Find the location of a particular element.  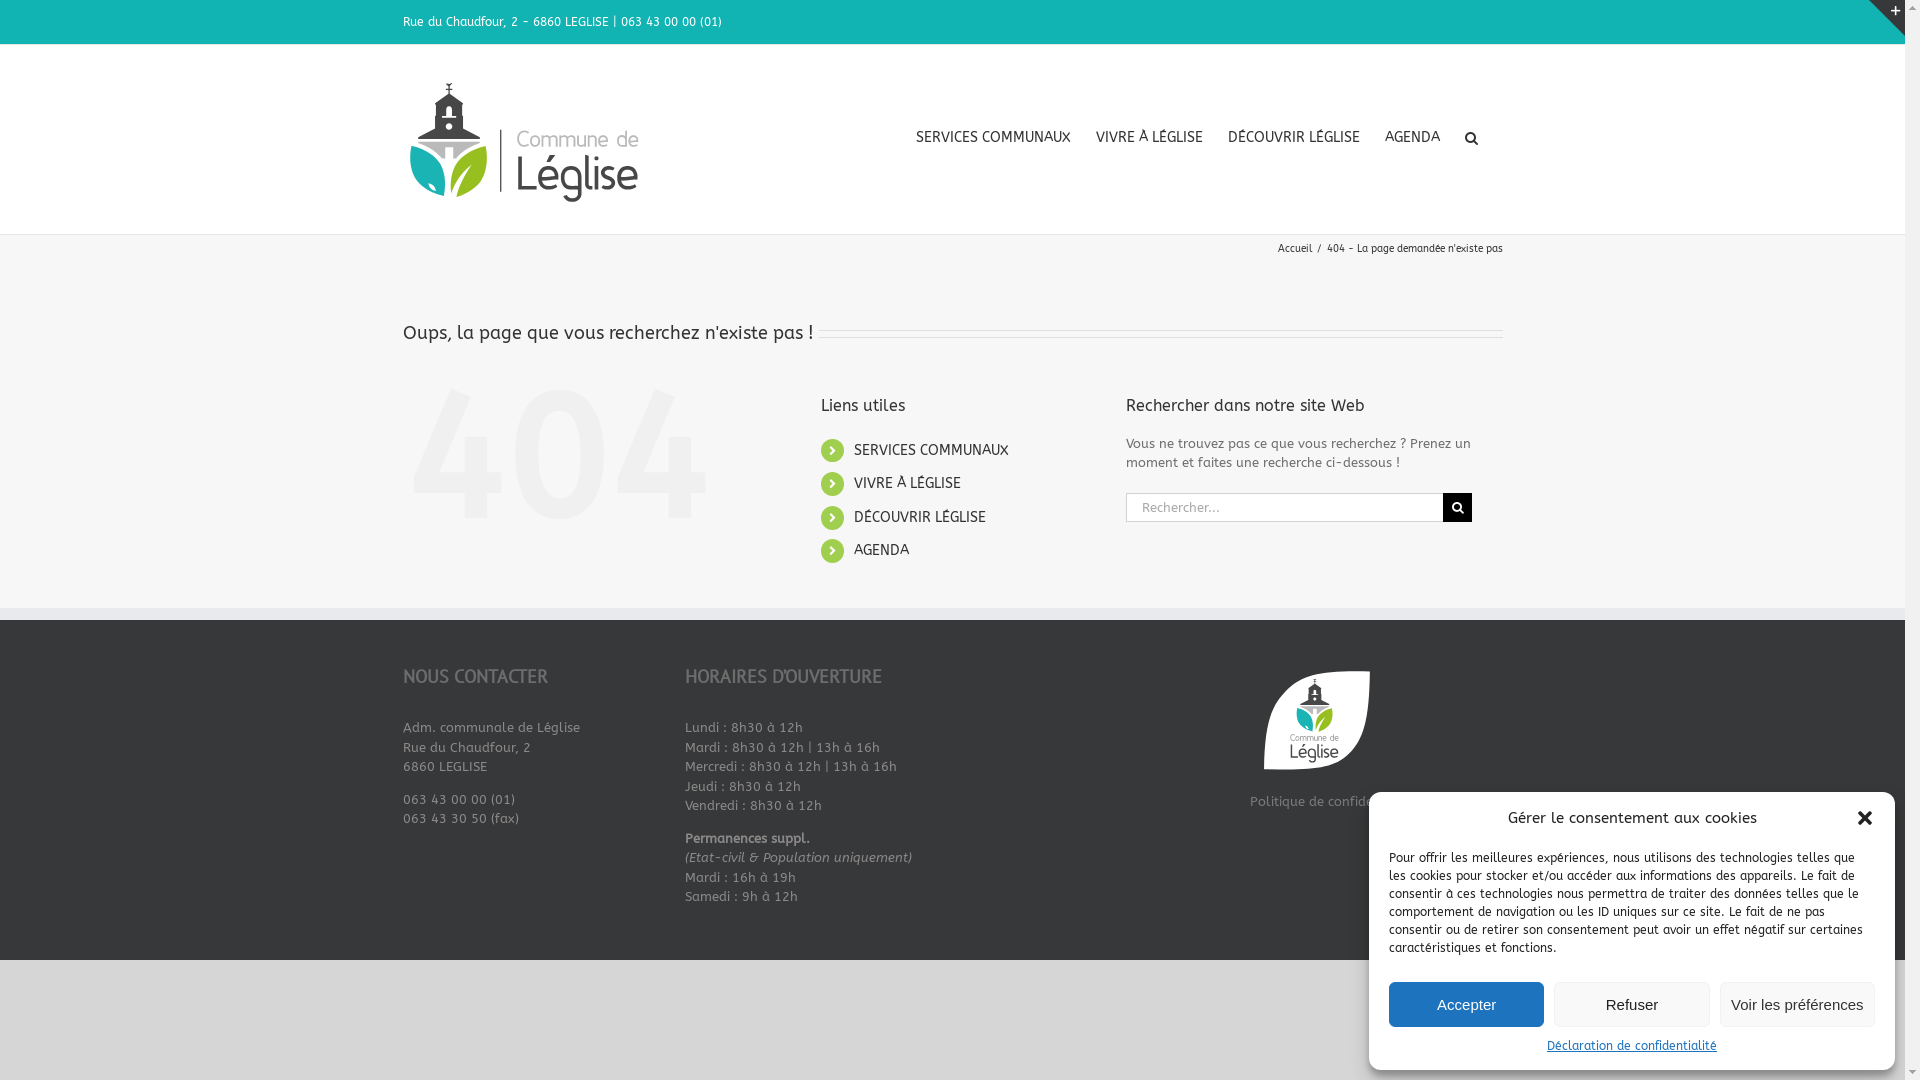

'Refuser' is located at coordinates (1553, 1004).